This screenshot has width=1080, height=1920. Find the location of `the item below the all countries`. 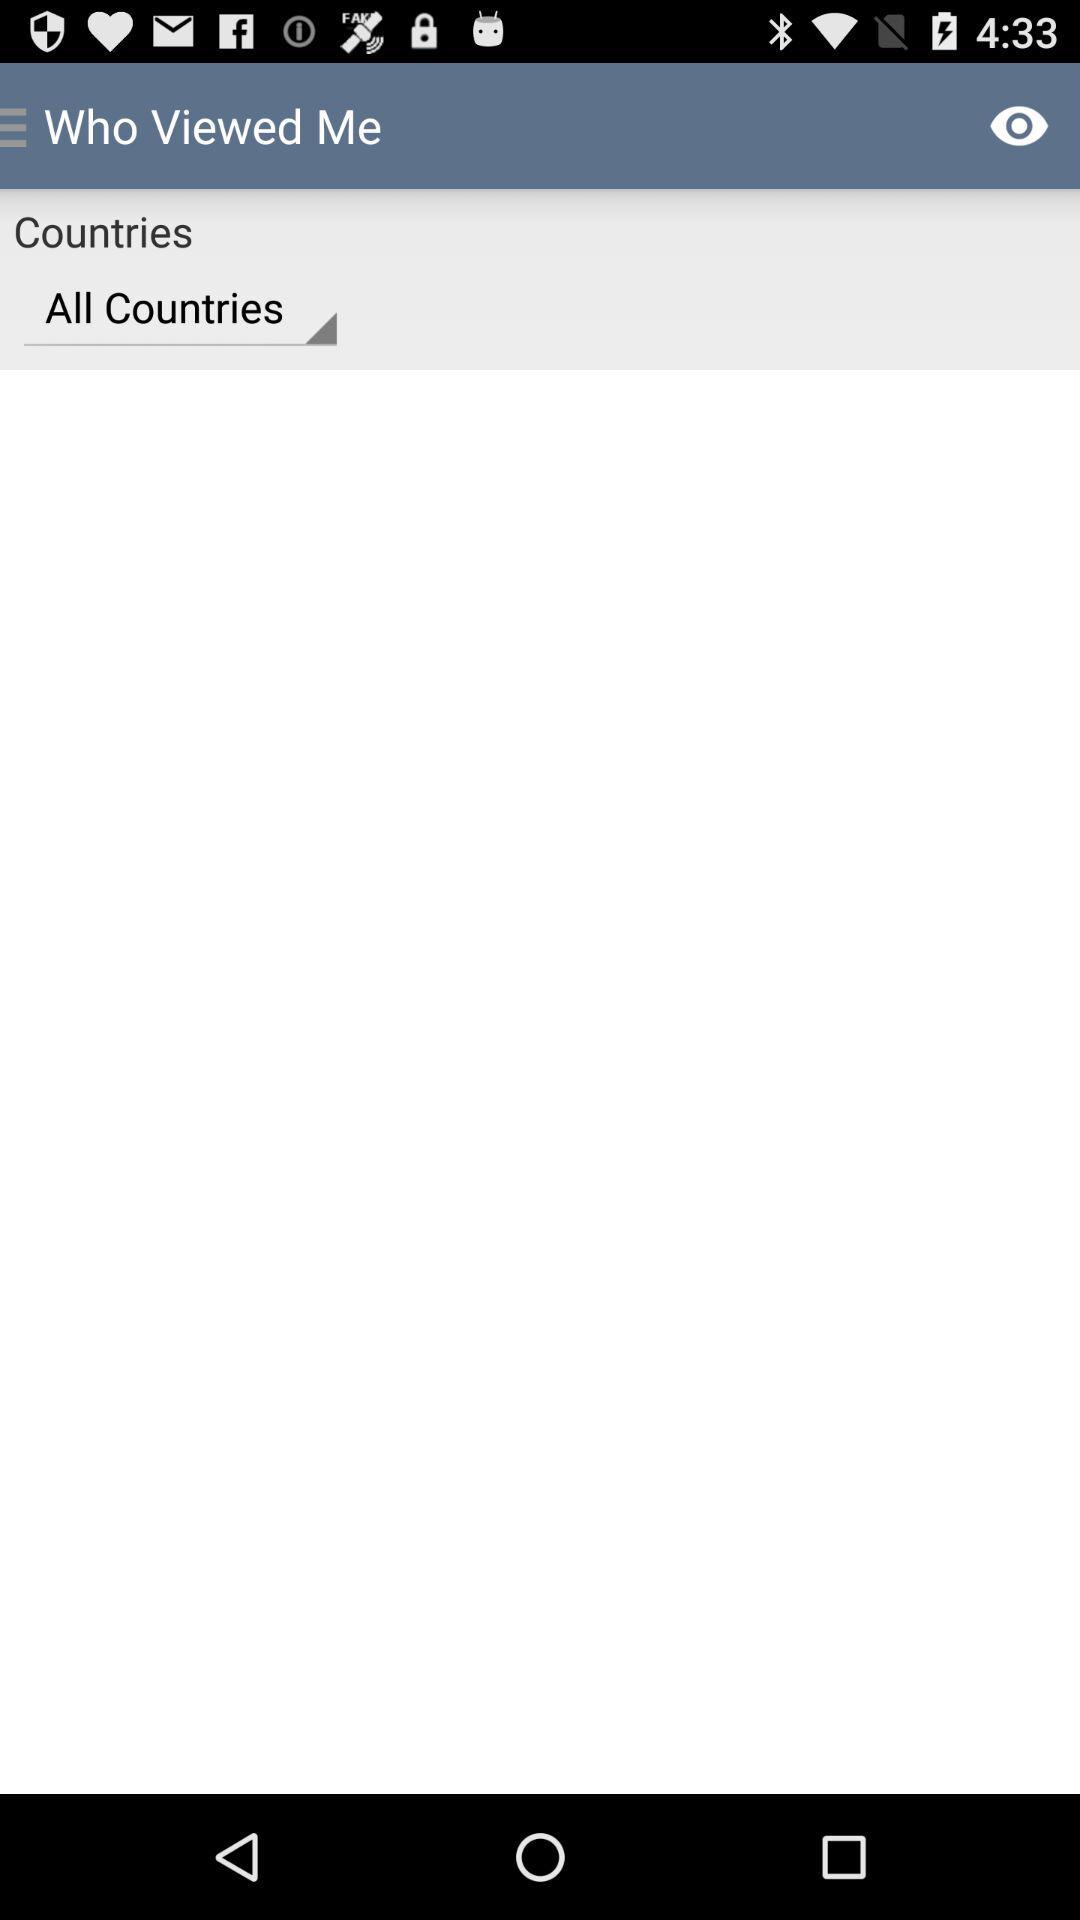

the item below the all countries is located at coordinates (540, 1080).